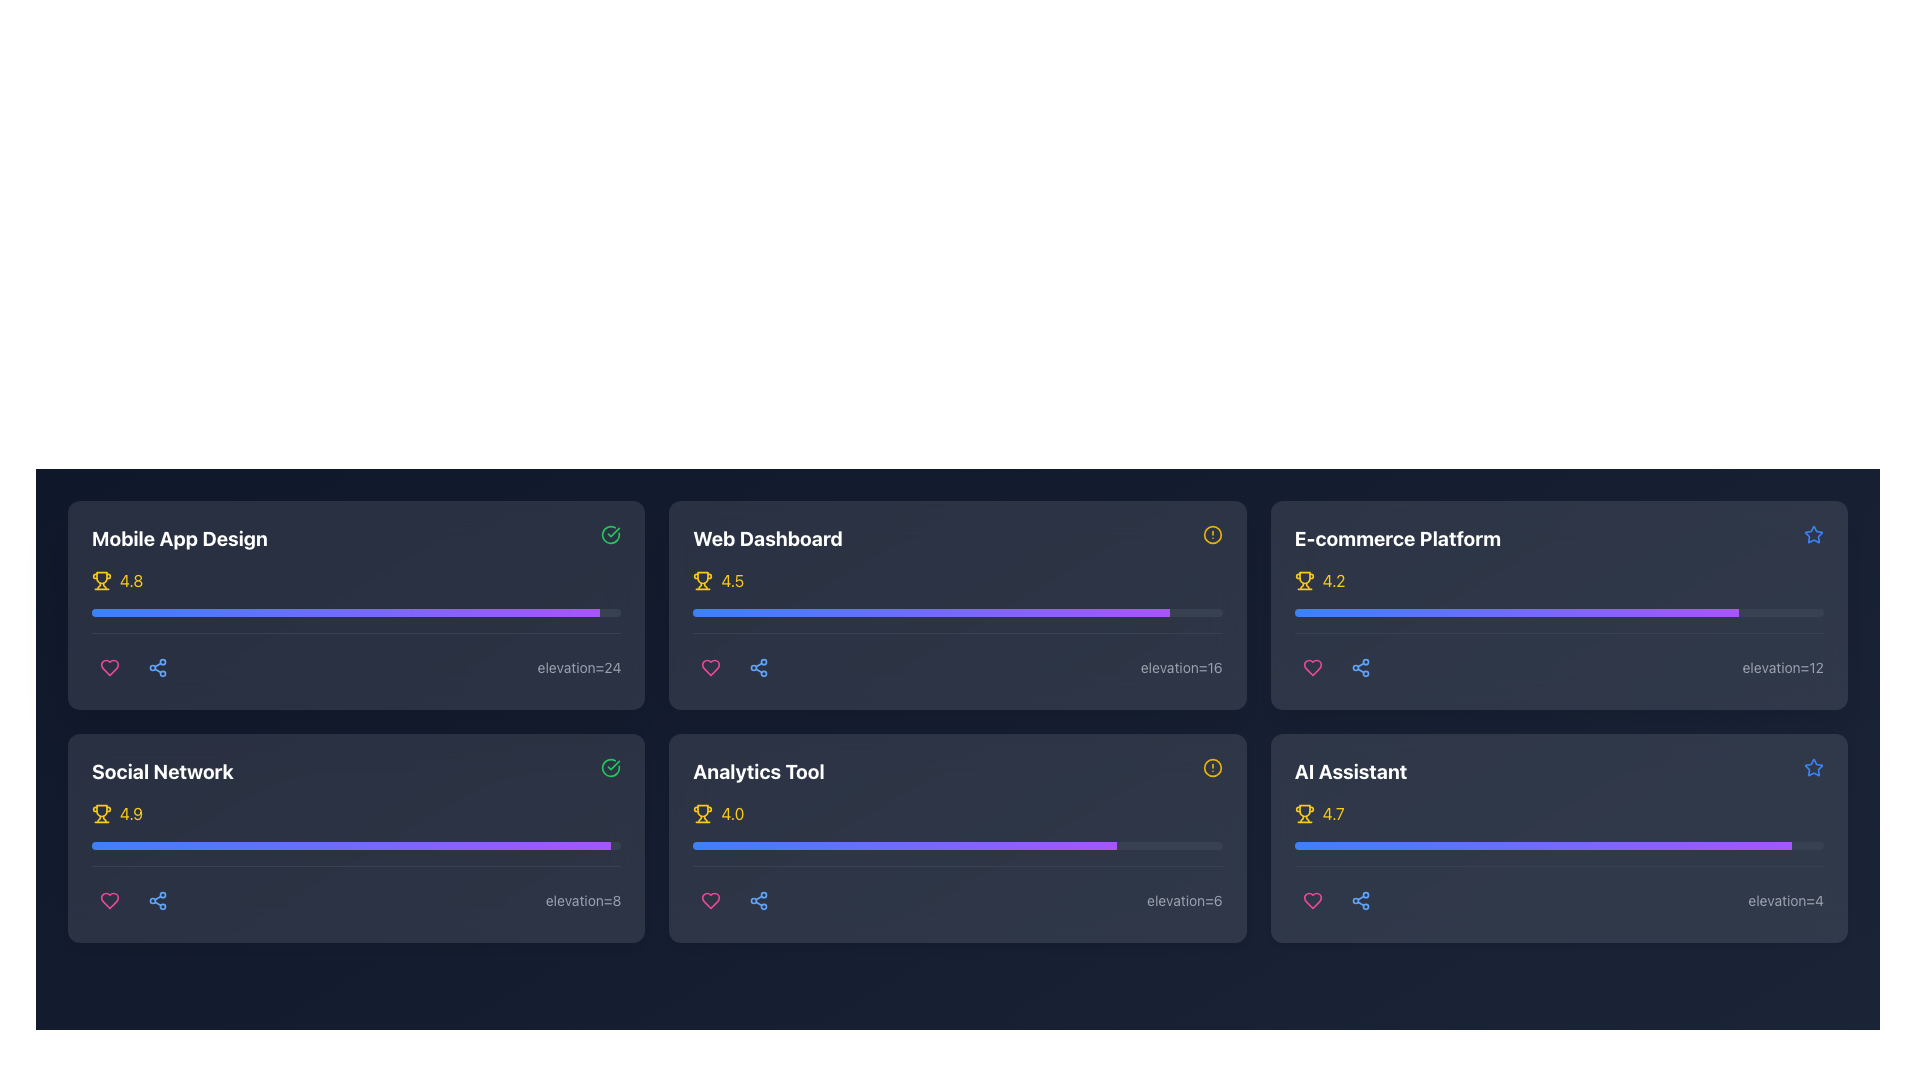 The width and height of the screenshot is (1920, 1080). What do you see at coordinates (1211, 766) in the screenshot?
I see `the visual status indication of the circular shape element with an outline-only design, located within the warning icon in the 'Analytics Tool' card` at bounding box center [1211, 766].